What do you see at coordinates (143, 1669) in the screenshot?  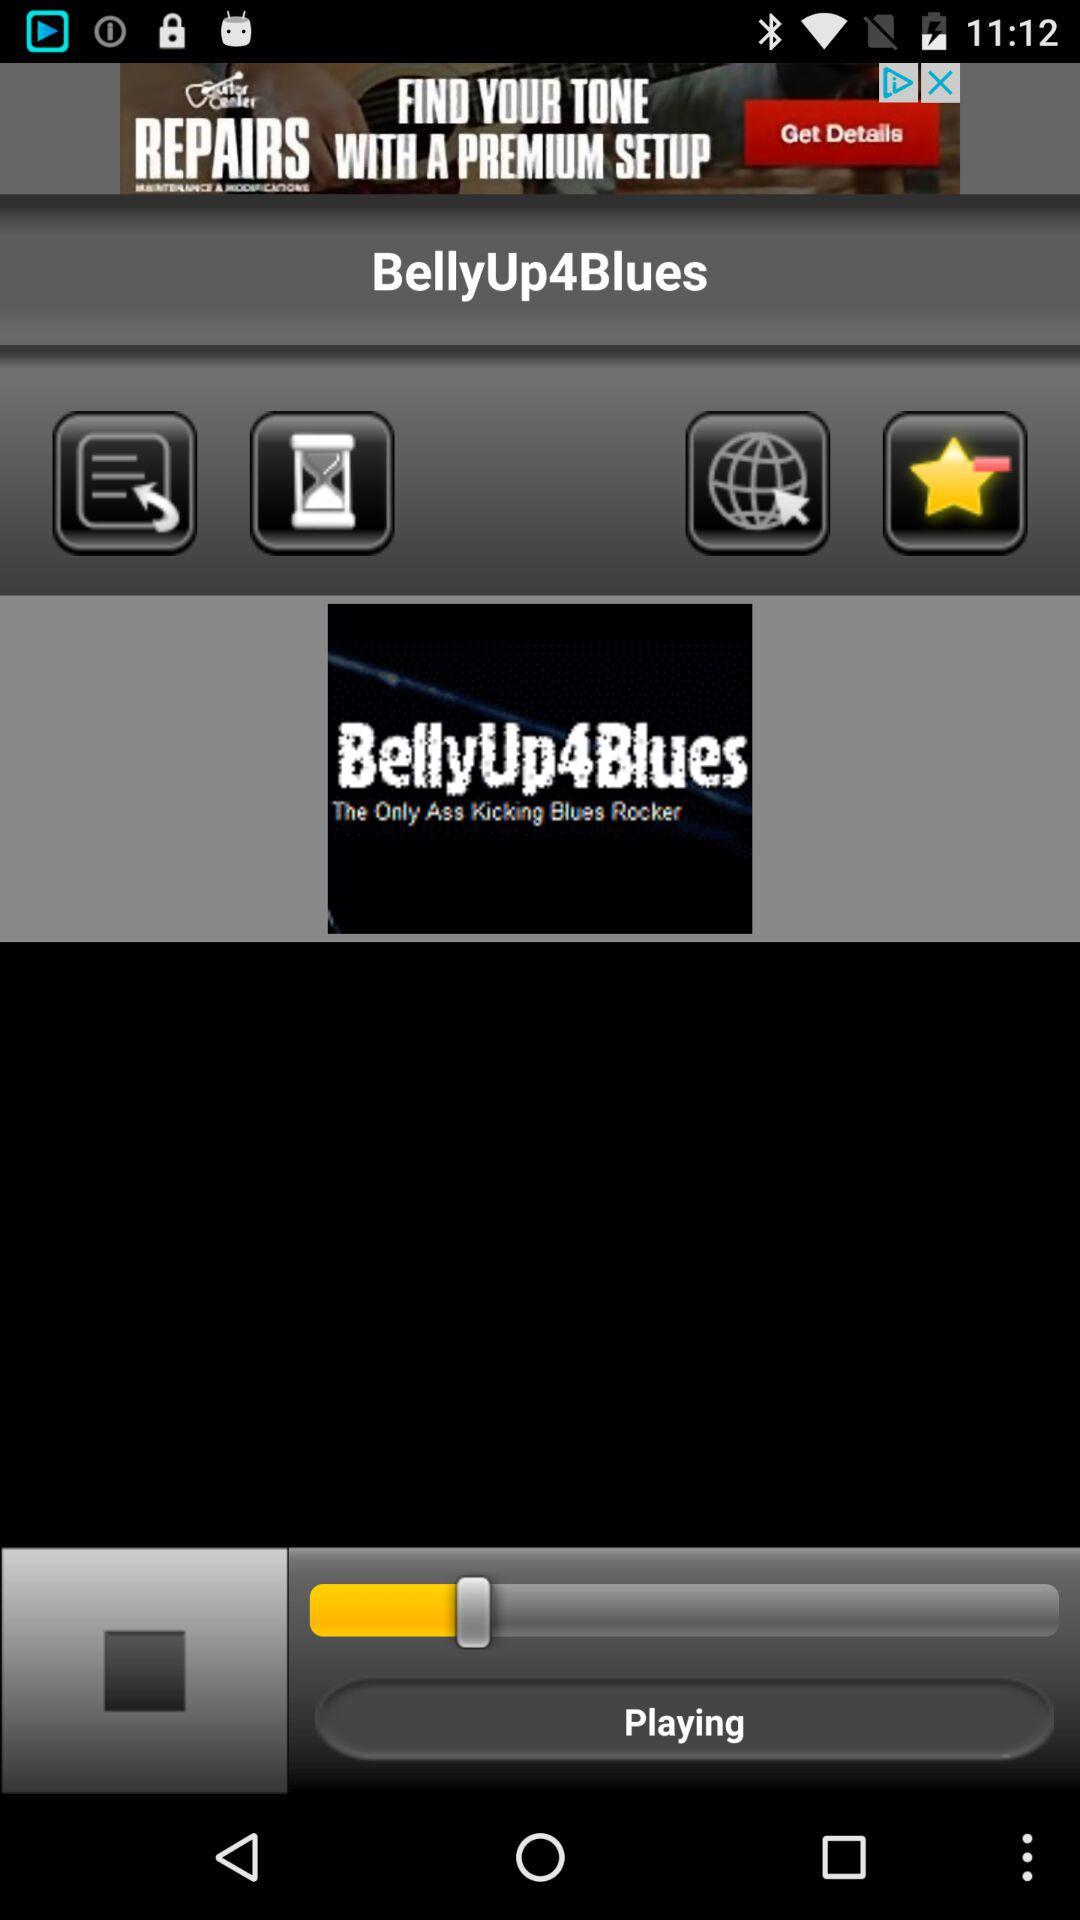 I see `stop` at bounding box center [143, 1669].